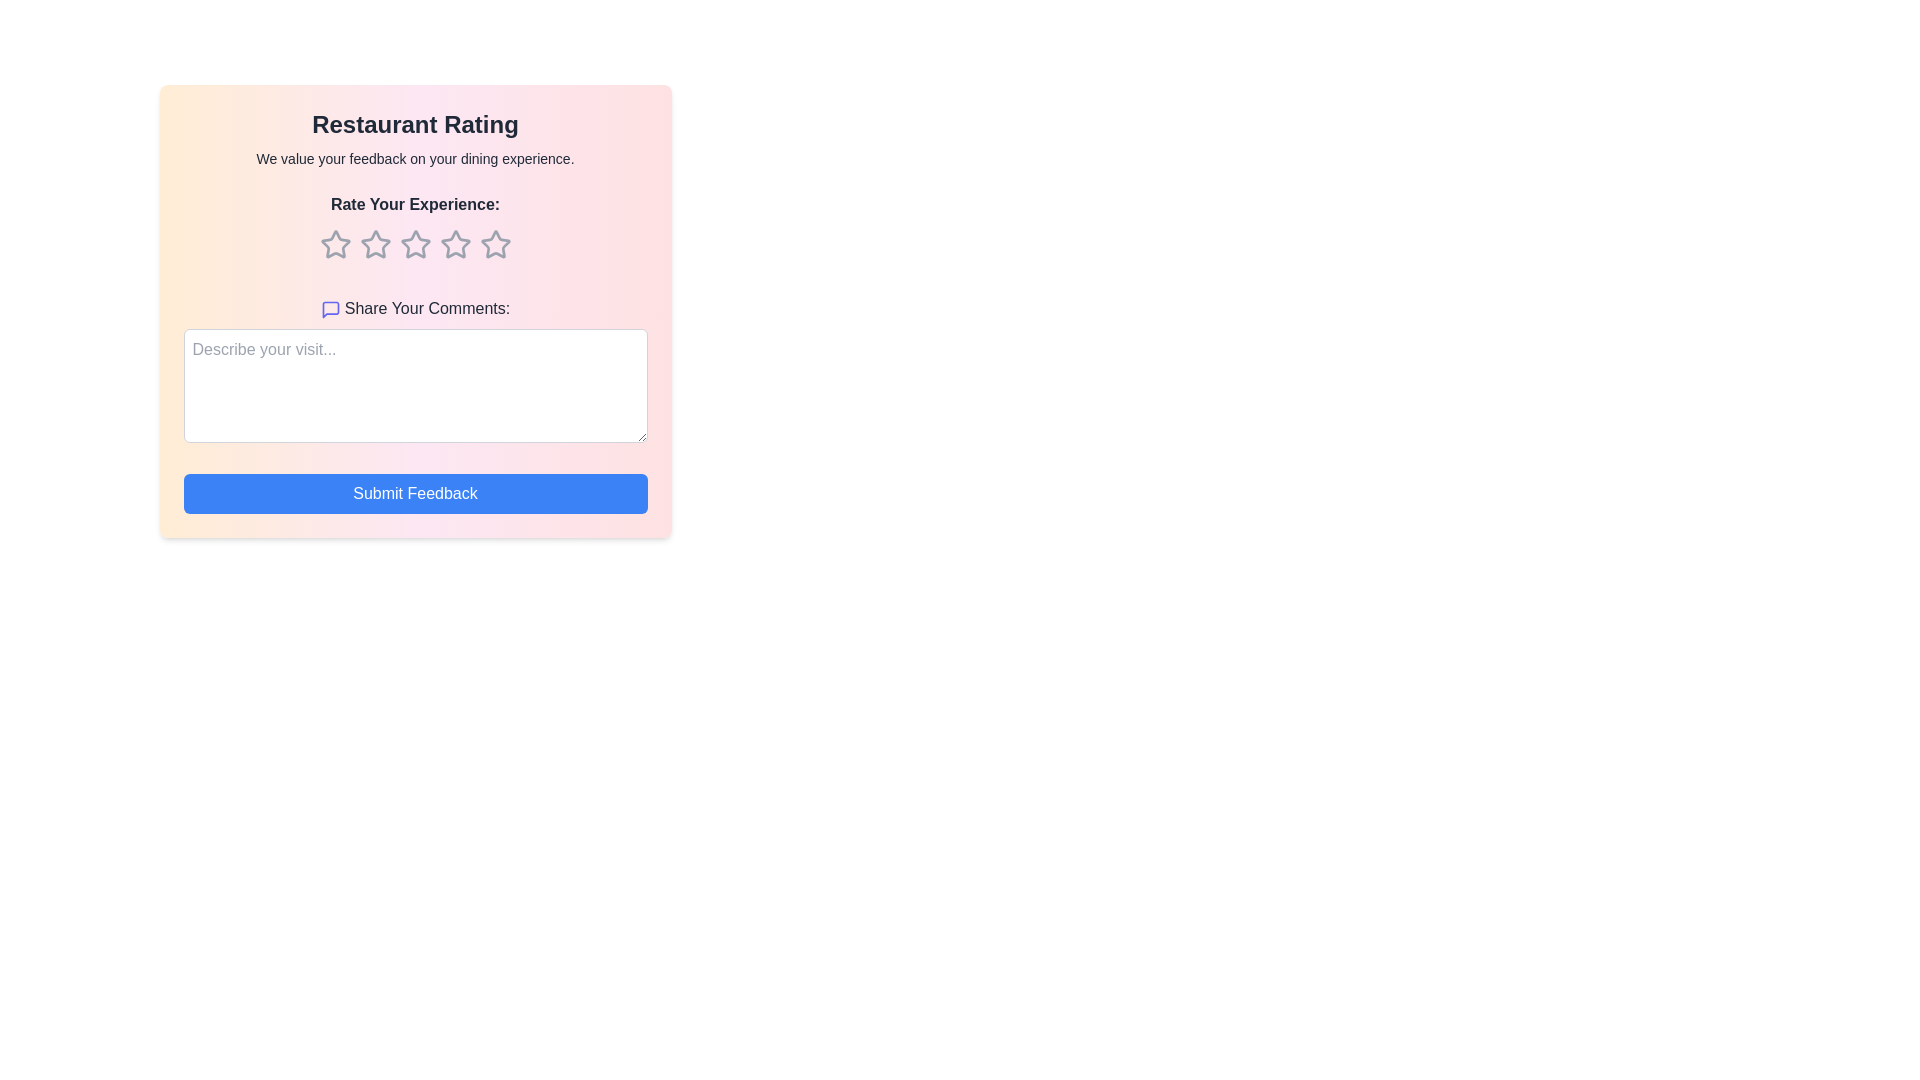 The height and width of the screenshot is (1080, 1920). Describe the element at coordinates (414, 244) in the screenshot. I see `the third star in the rating sequence` at that location.